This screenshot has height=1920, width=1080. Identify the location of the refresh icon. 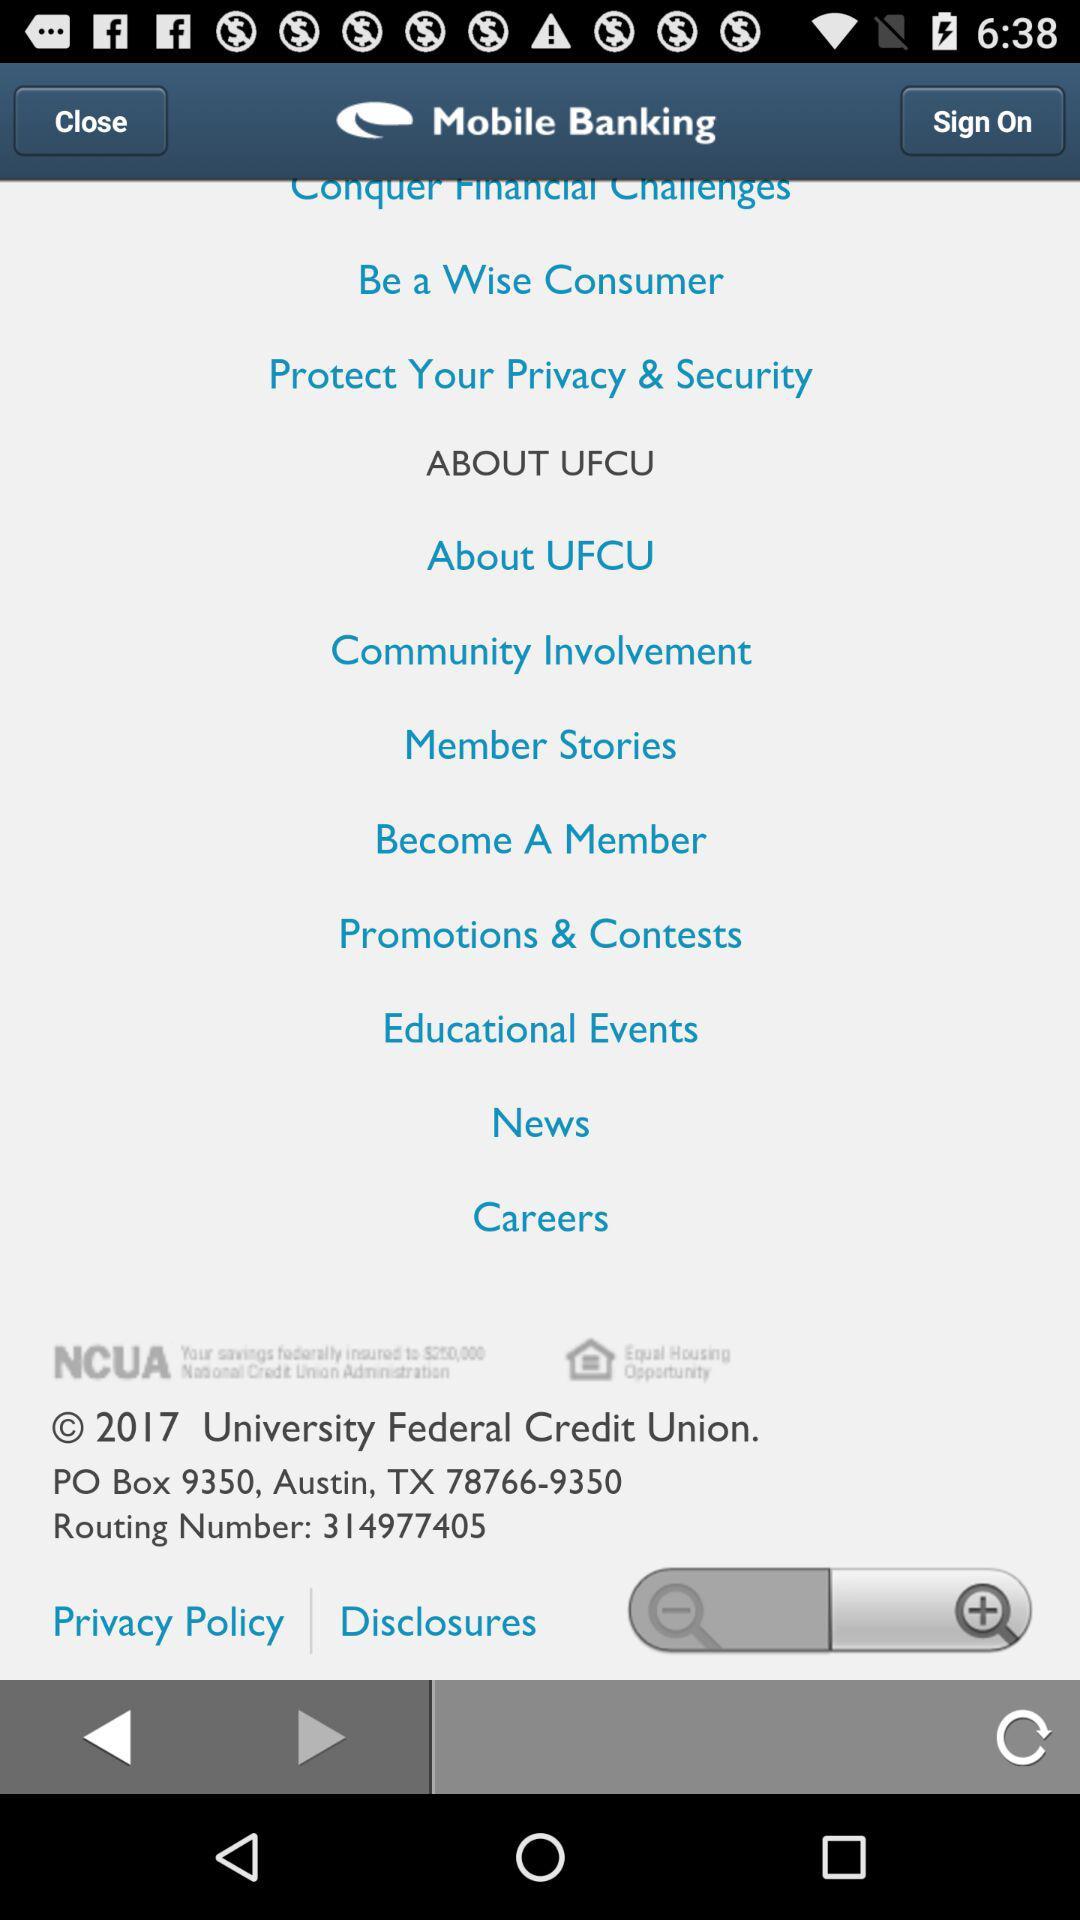
(1025, 1858).